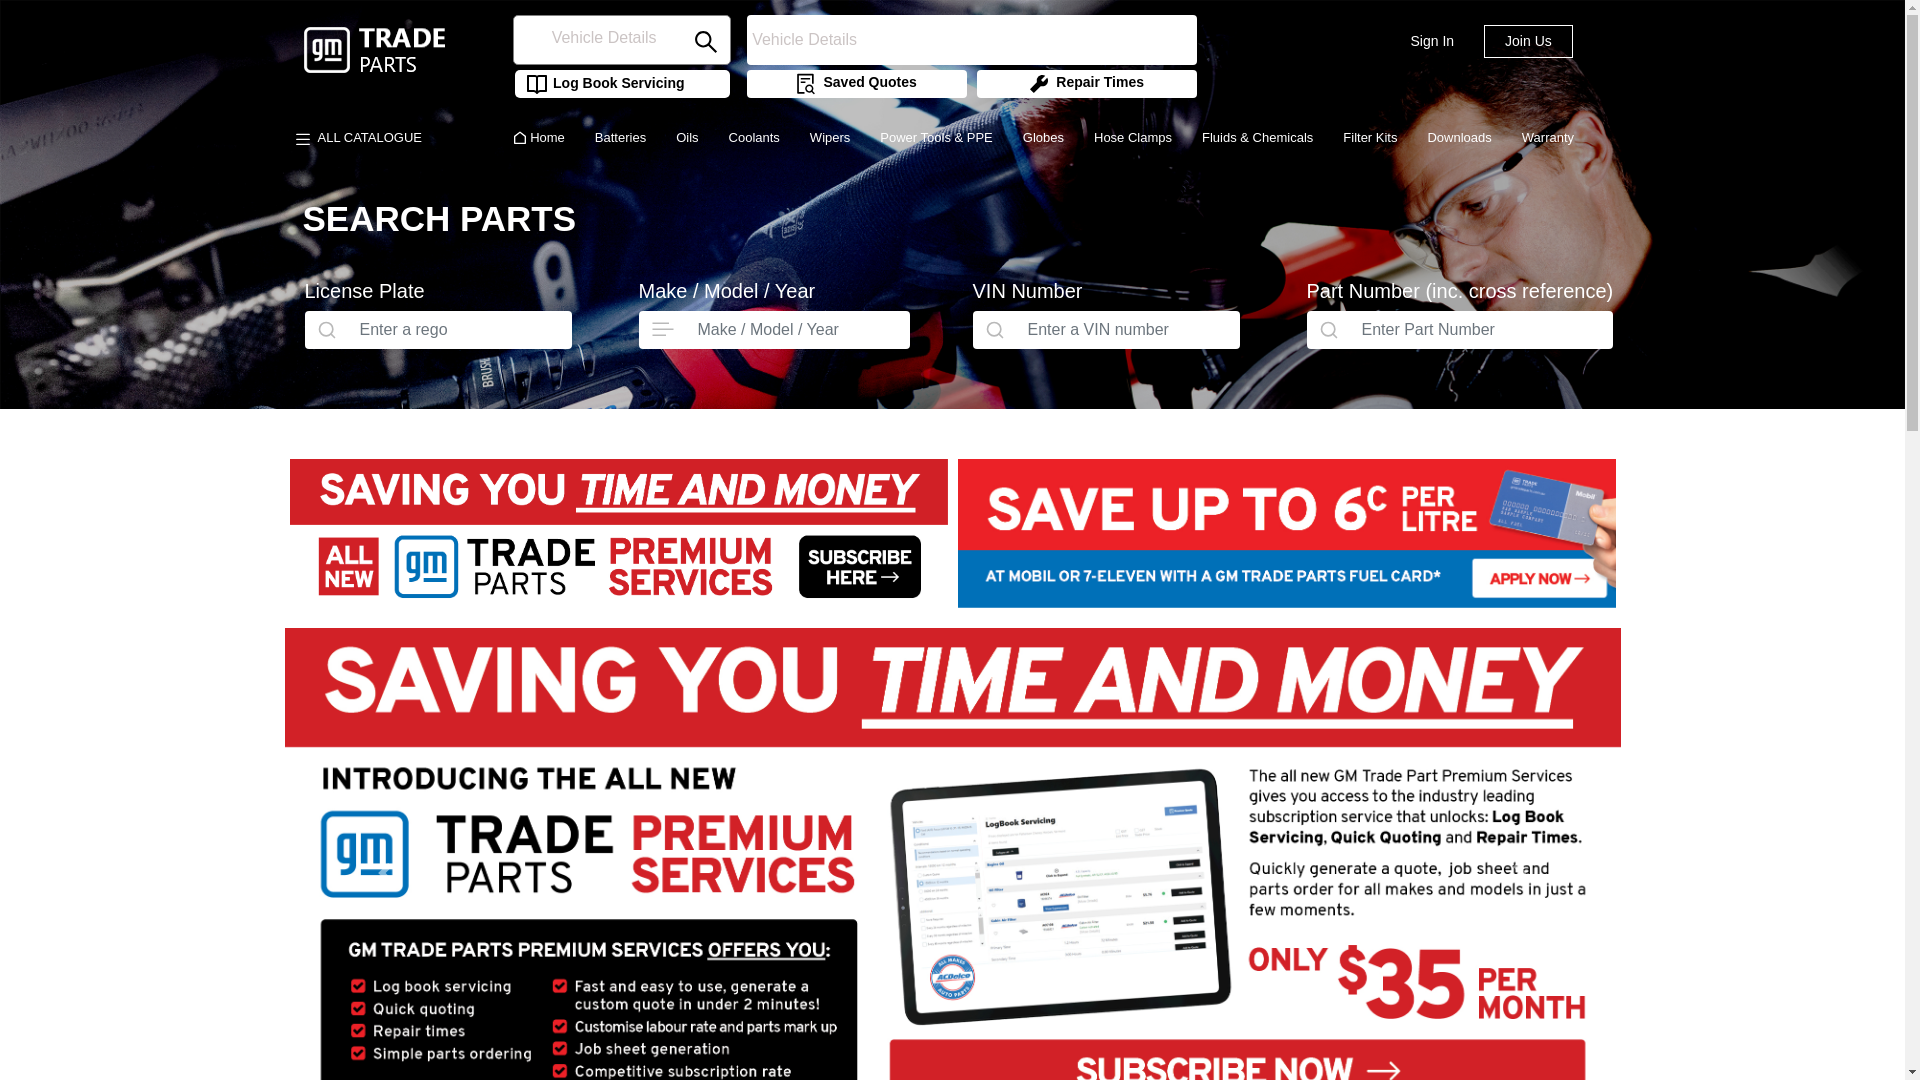  What do you see at coordinates (538, 137) in the screenshot?
I see `'Home'` at bounding box center [538, 137].